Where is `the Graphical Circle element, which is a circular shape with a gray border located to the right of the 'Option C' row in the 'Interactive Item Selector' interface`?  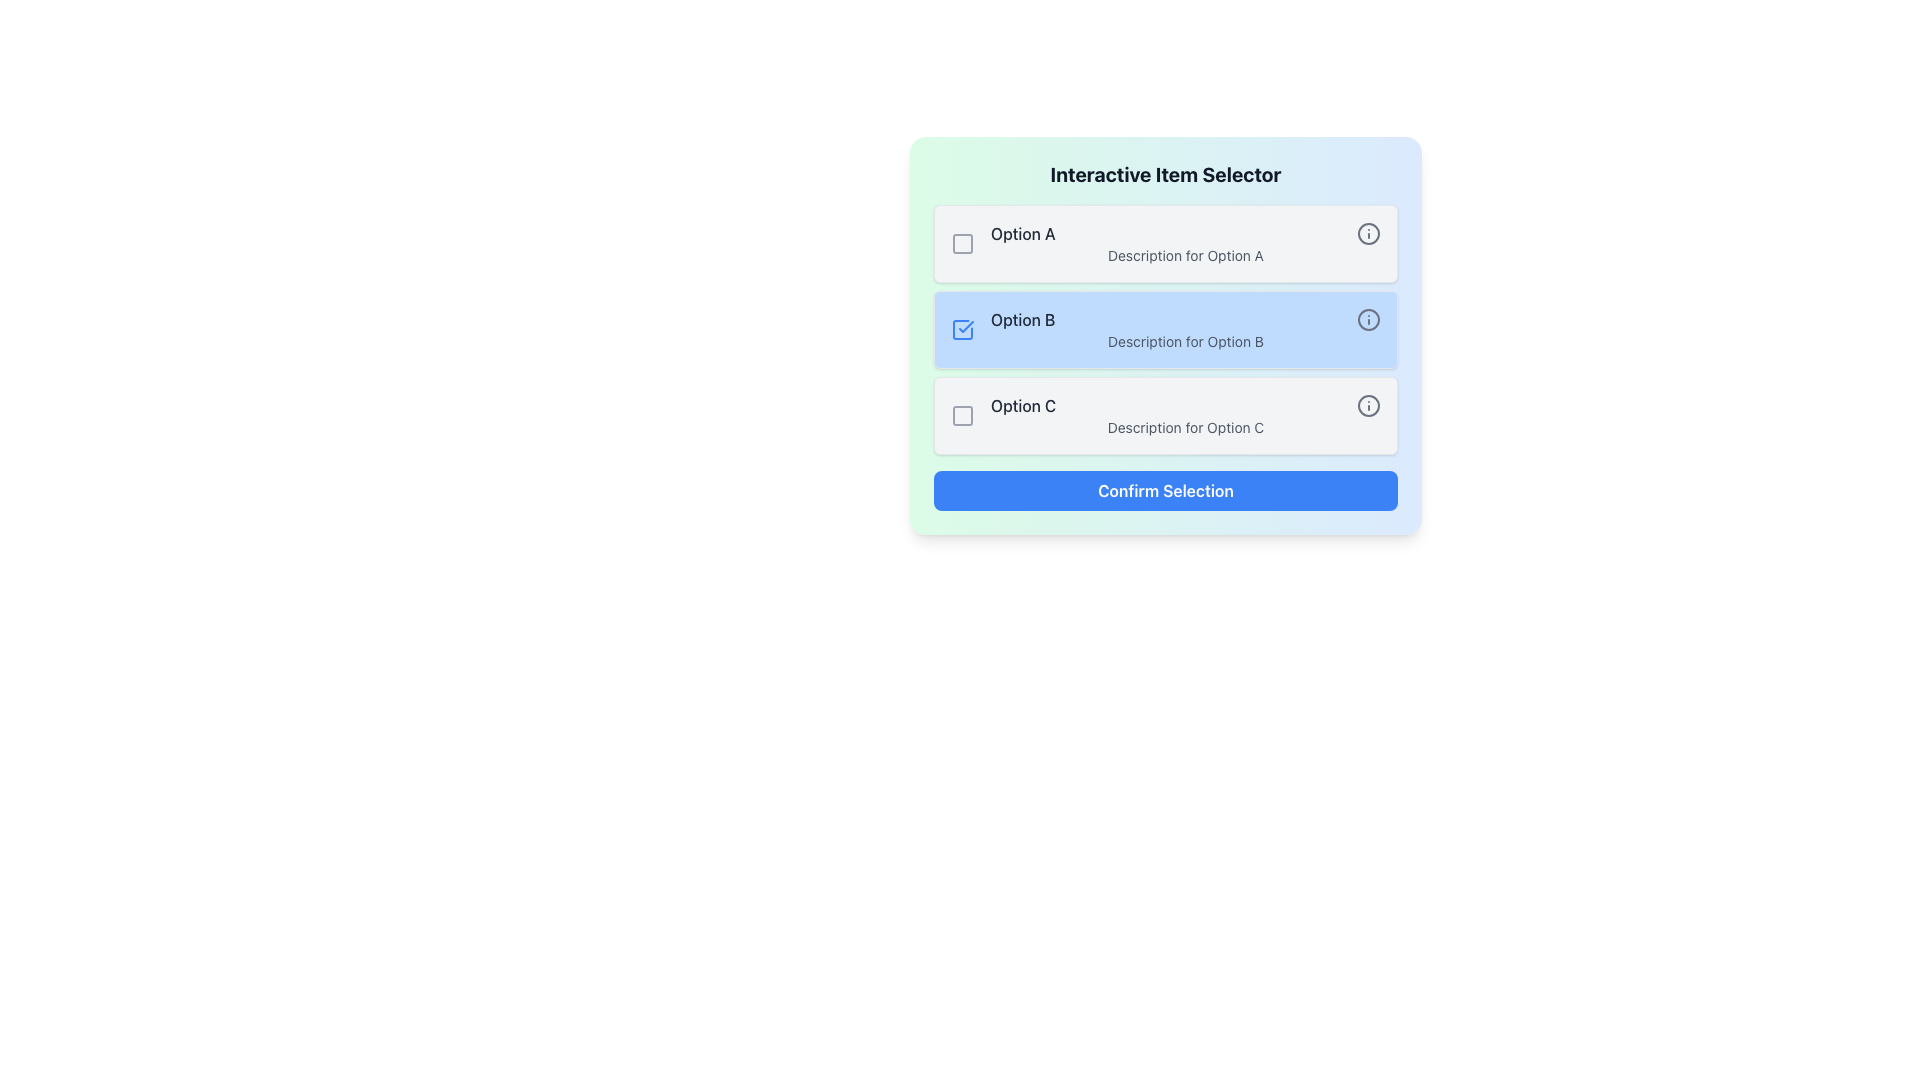 the Graphical Circle element, which is a circular shape with a gray border located to the right of the 'Option C' row in the 'Interactive Item Selector' interface is located at coordinates (1367, 405).